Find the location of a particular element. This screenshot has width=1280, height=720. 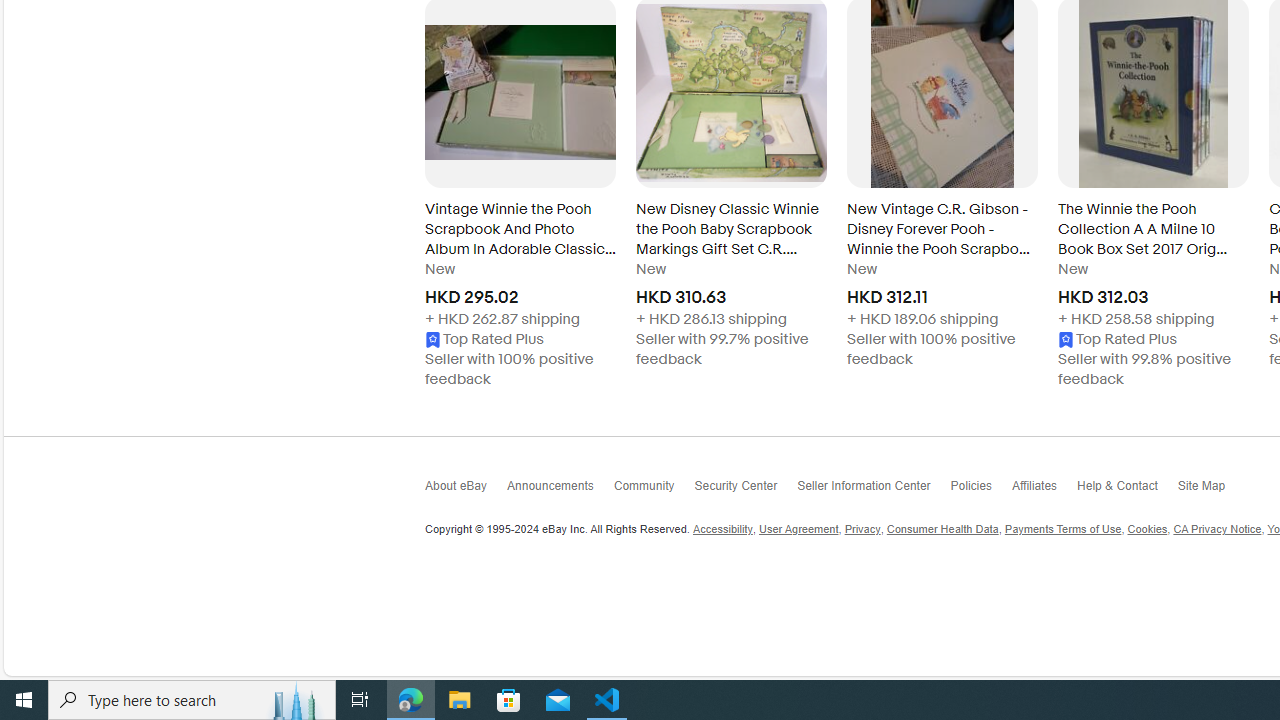

'Seller Information Center' is located at coordinates (874, 491).